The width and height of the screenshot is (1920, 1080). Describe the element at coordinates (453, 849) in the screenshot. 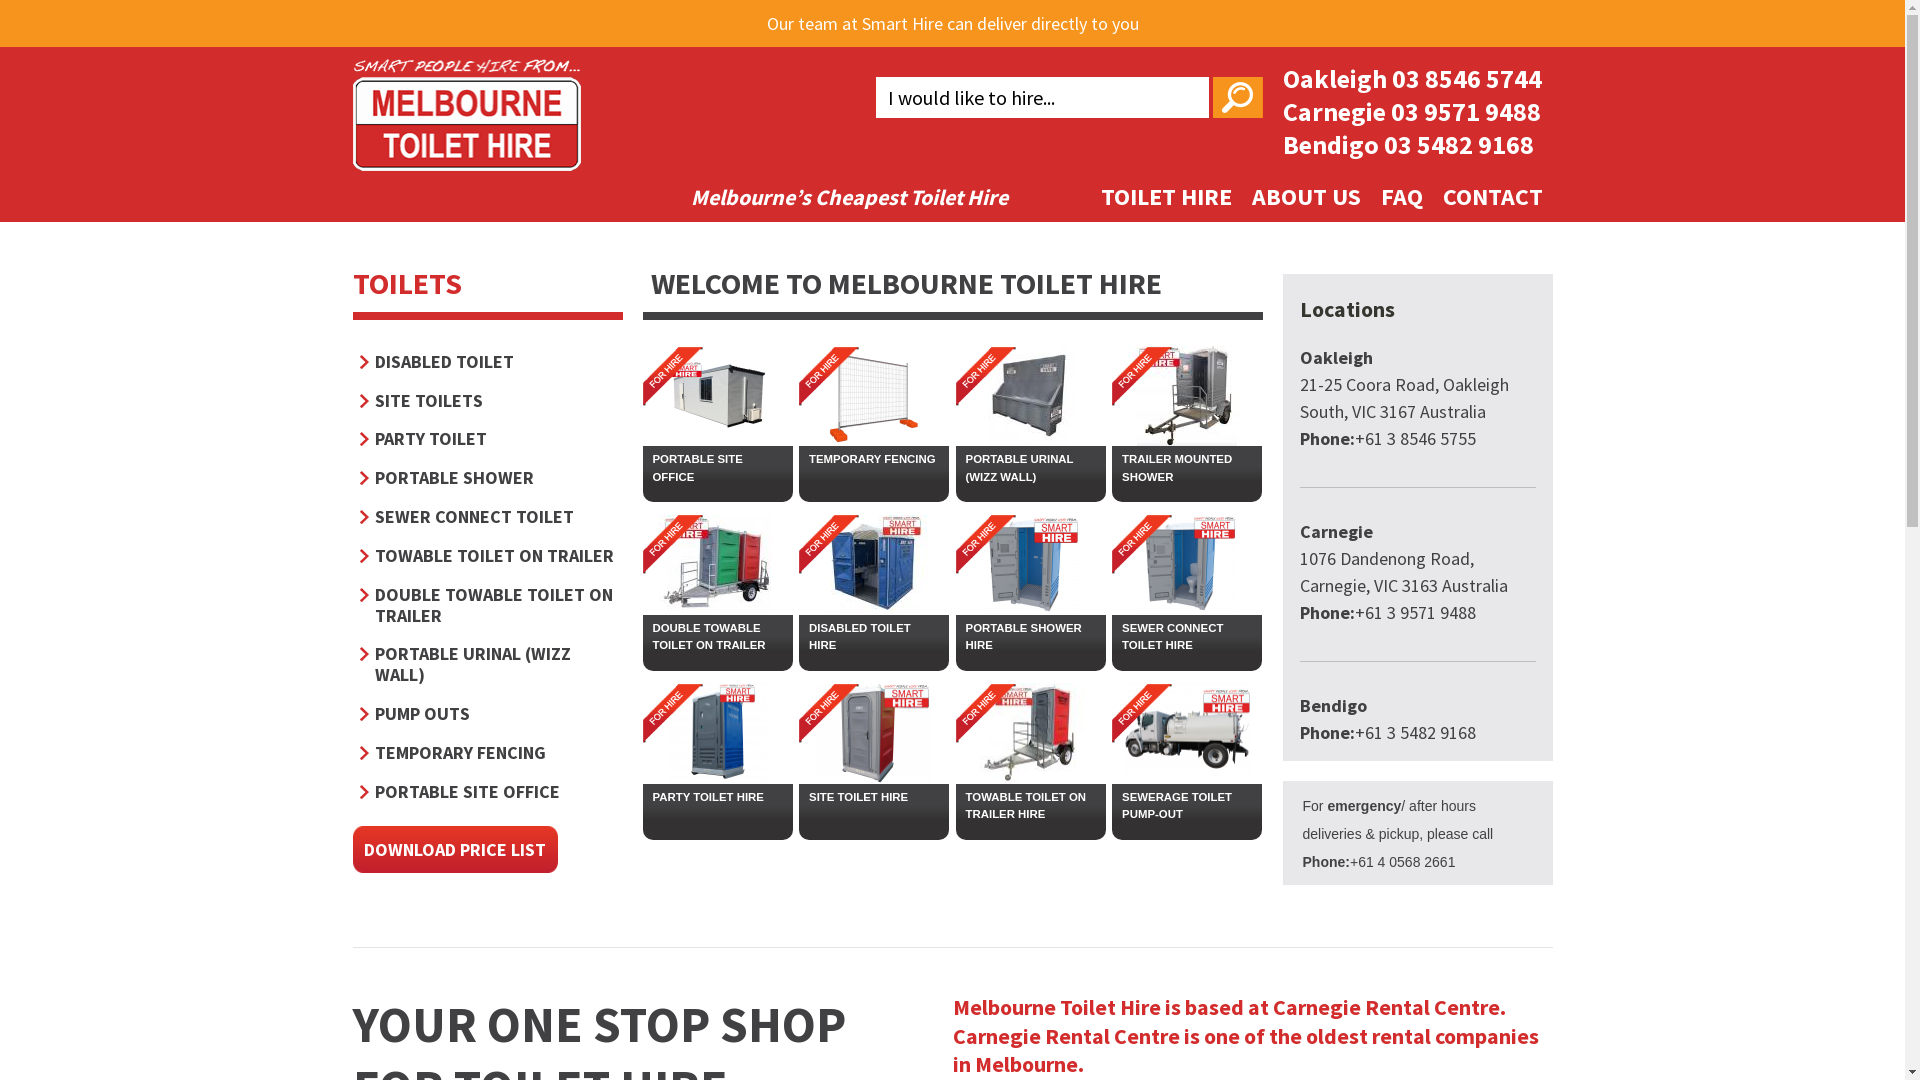

I see `'DOWNLOAD PRICE LIST'` at that location.